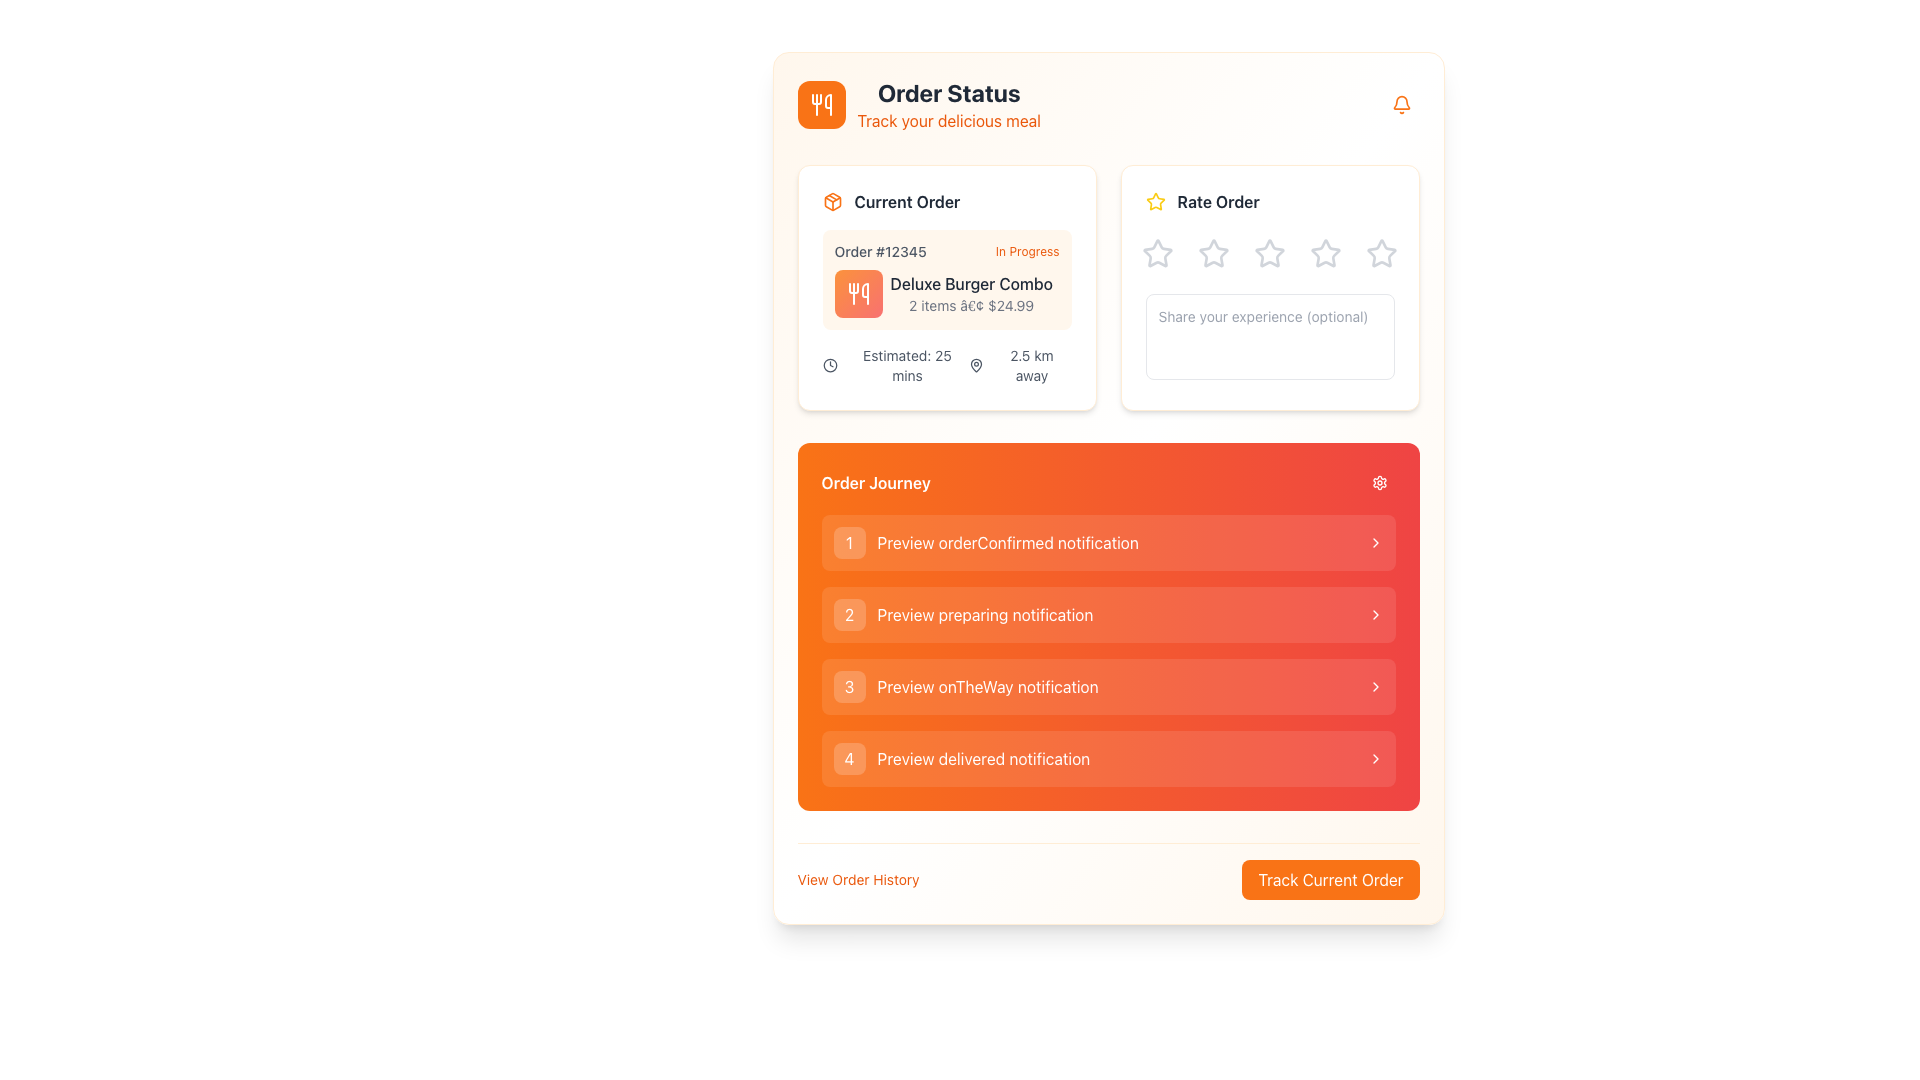 This screenshot has height=1080, width=1920. What do you see at coordinates (1213, 253) in the screenshot?
I see `the second star-shaped rating icon, outlined with a gray border, to confirm a 2-star rating` at bounding box center [1213, 253].